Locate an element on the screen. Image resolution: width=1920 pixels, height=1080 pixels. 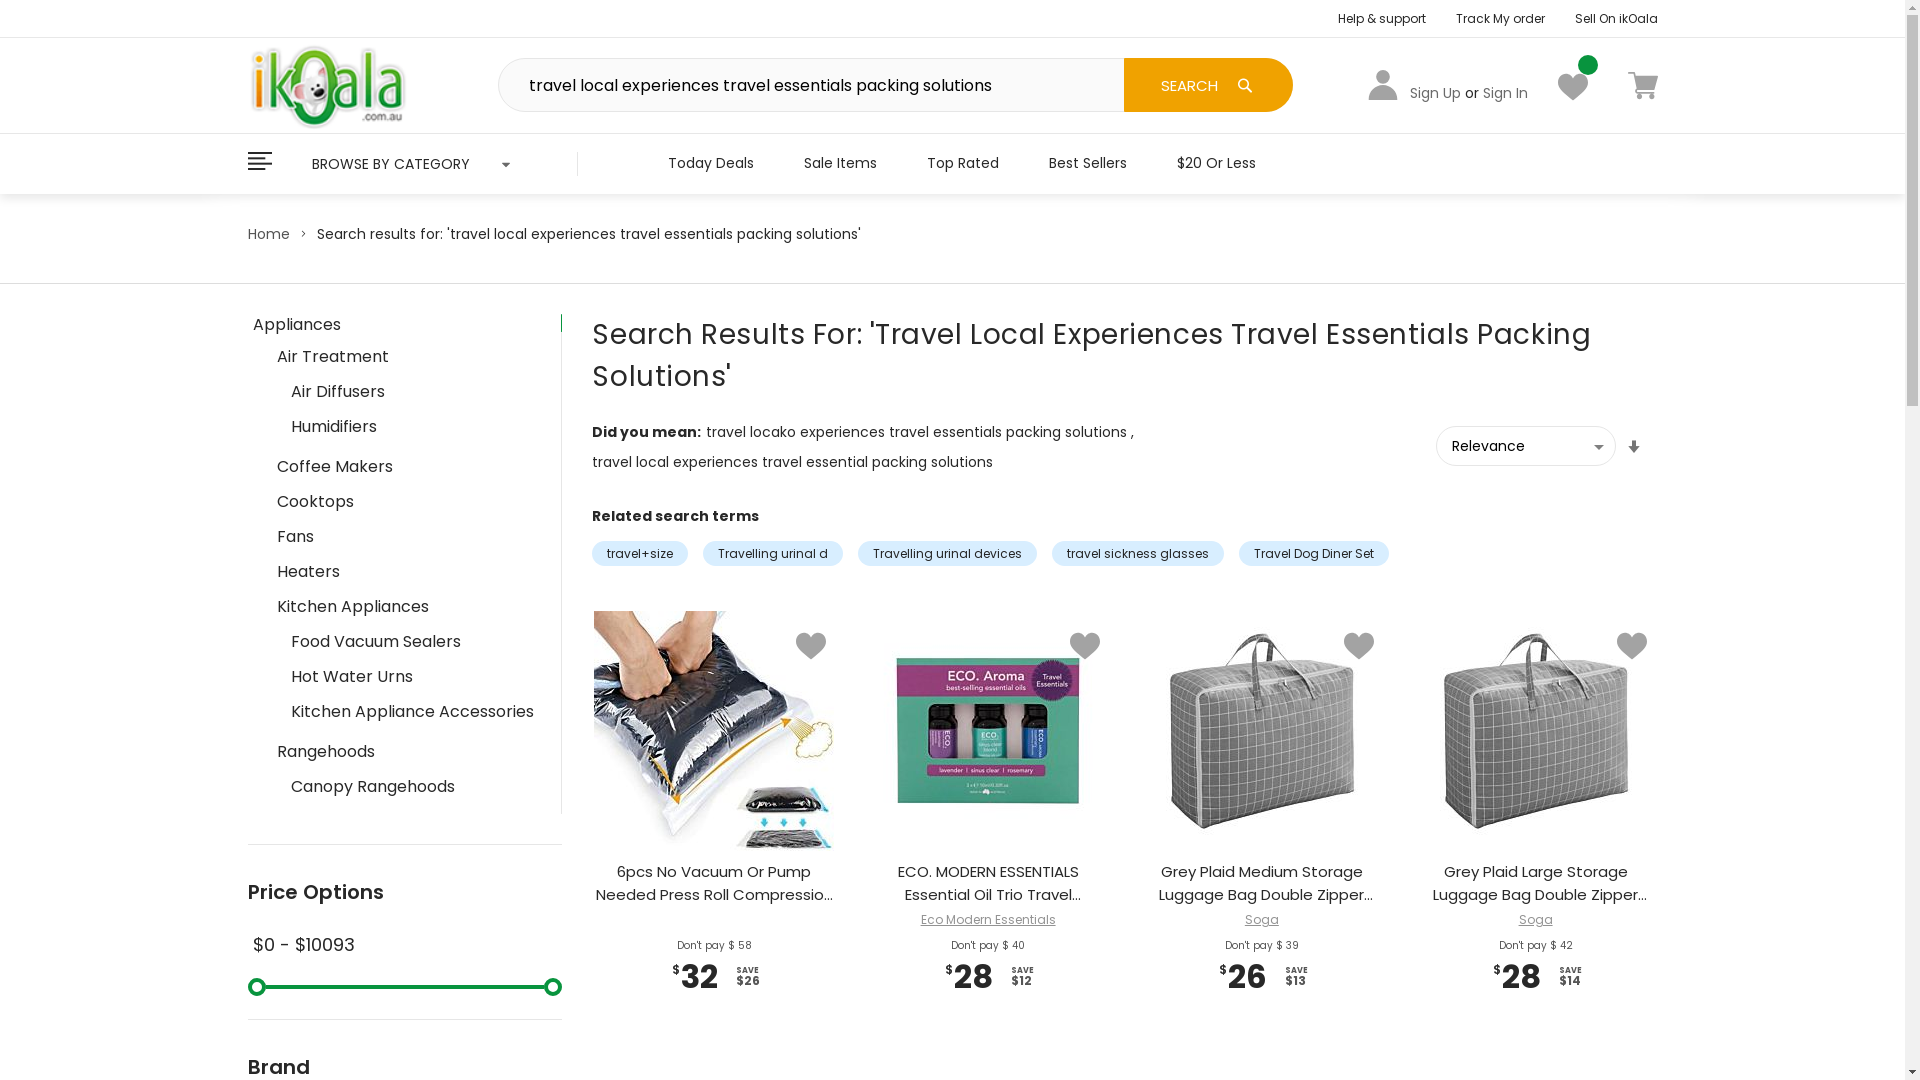
'Sign Up' is located at coordinates (1434, 92).